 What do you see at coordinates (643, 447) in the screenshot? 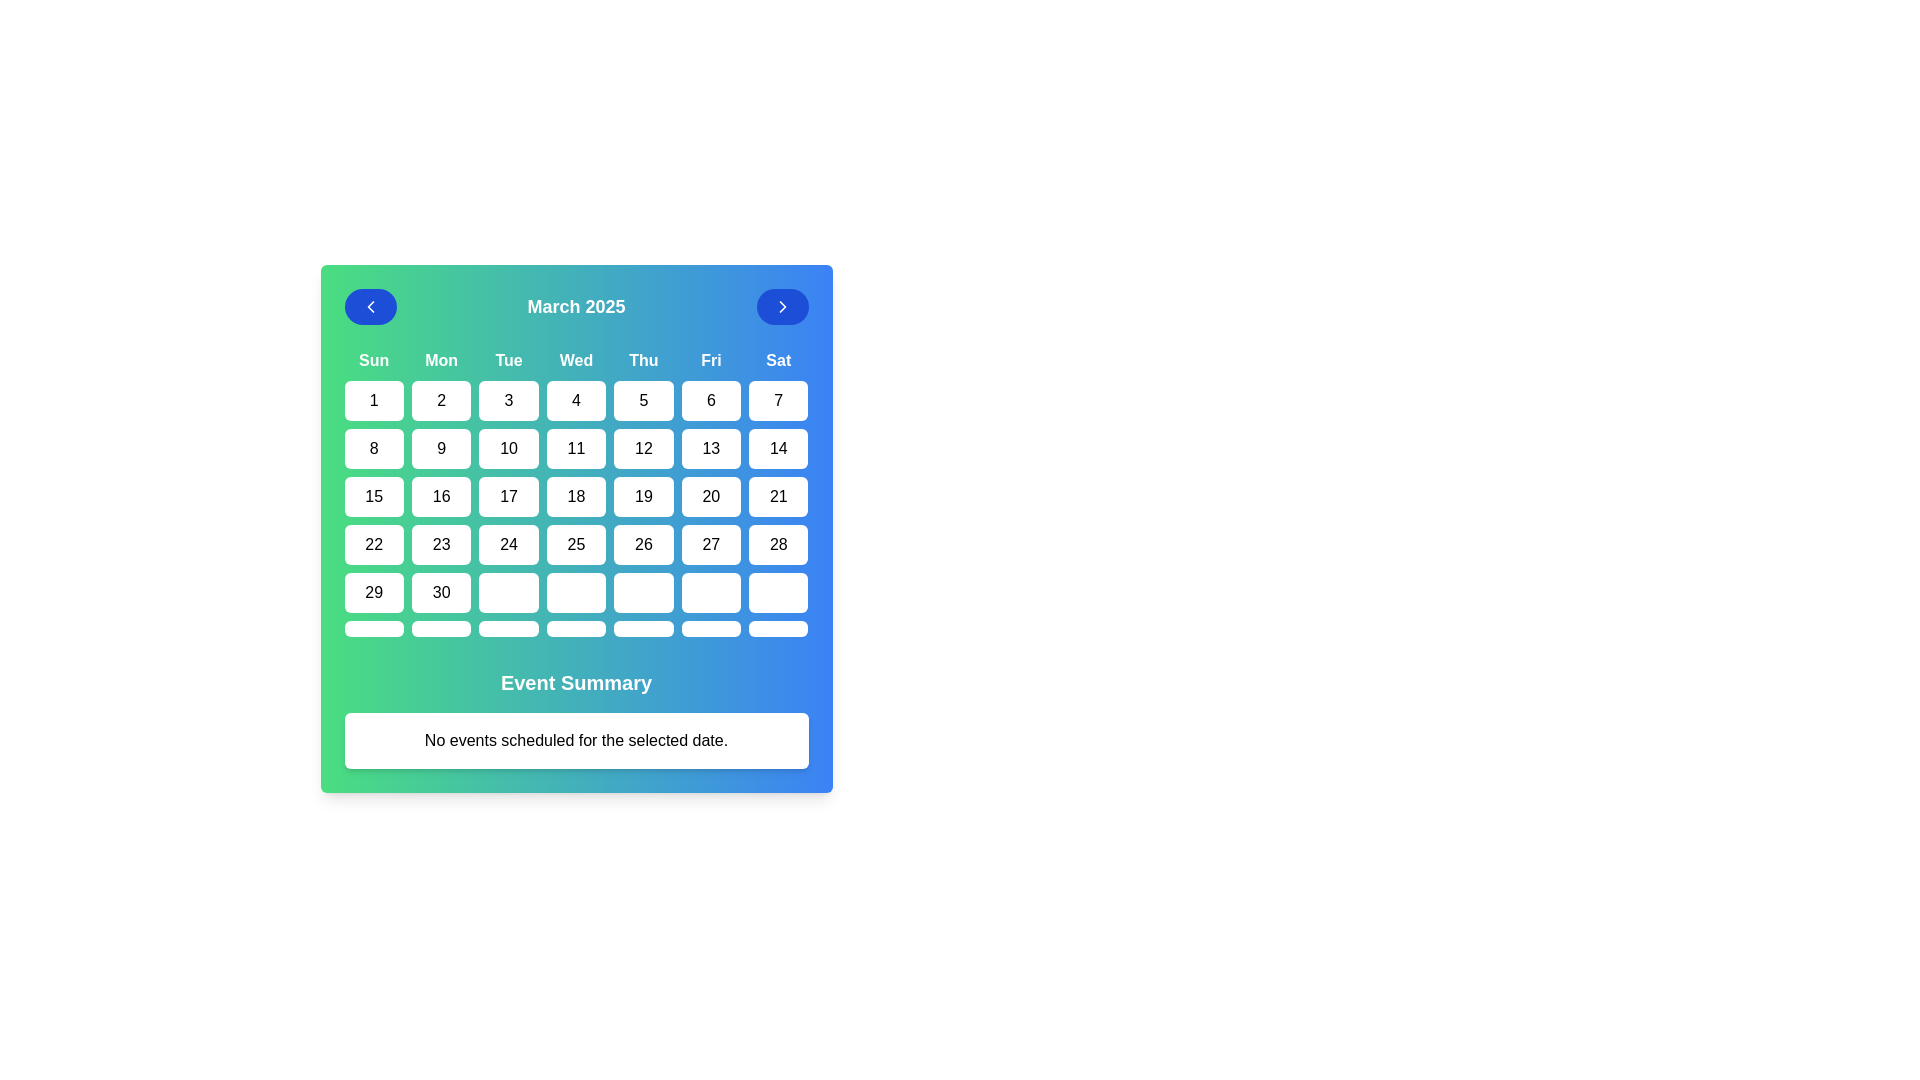
I see `the button displaying the number '12' in black text, located under the 'Thu' column of the calendar grid` at bounding box center [643, 447].